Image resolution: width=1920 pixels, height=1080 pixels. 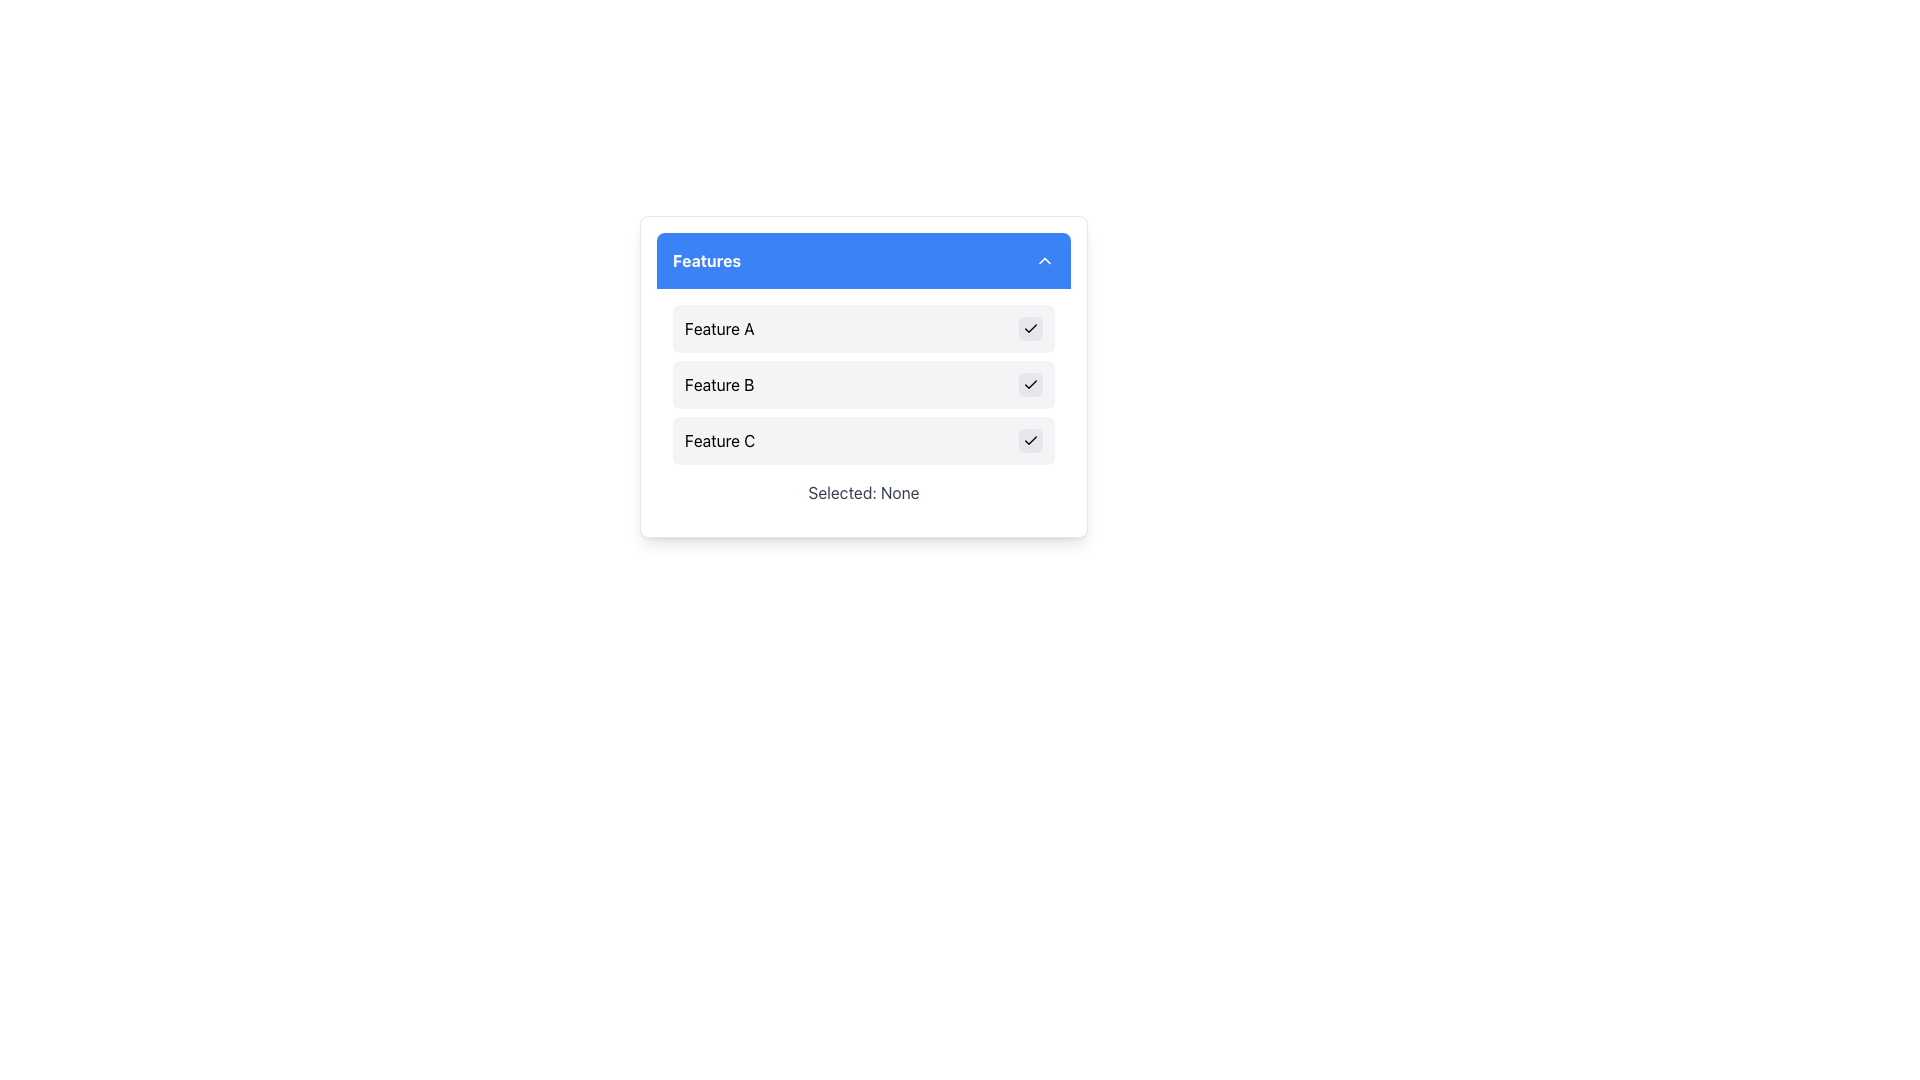 What do you see at coordinates (1031, 327) in the screenshot?
I see `the small checkmark icon with a rounded corner gray background located to the right side of the 'Feature A' row in the 'Features' section` at bounding box center [1031, 327].